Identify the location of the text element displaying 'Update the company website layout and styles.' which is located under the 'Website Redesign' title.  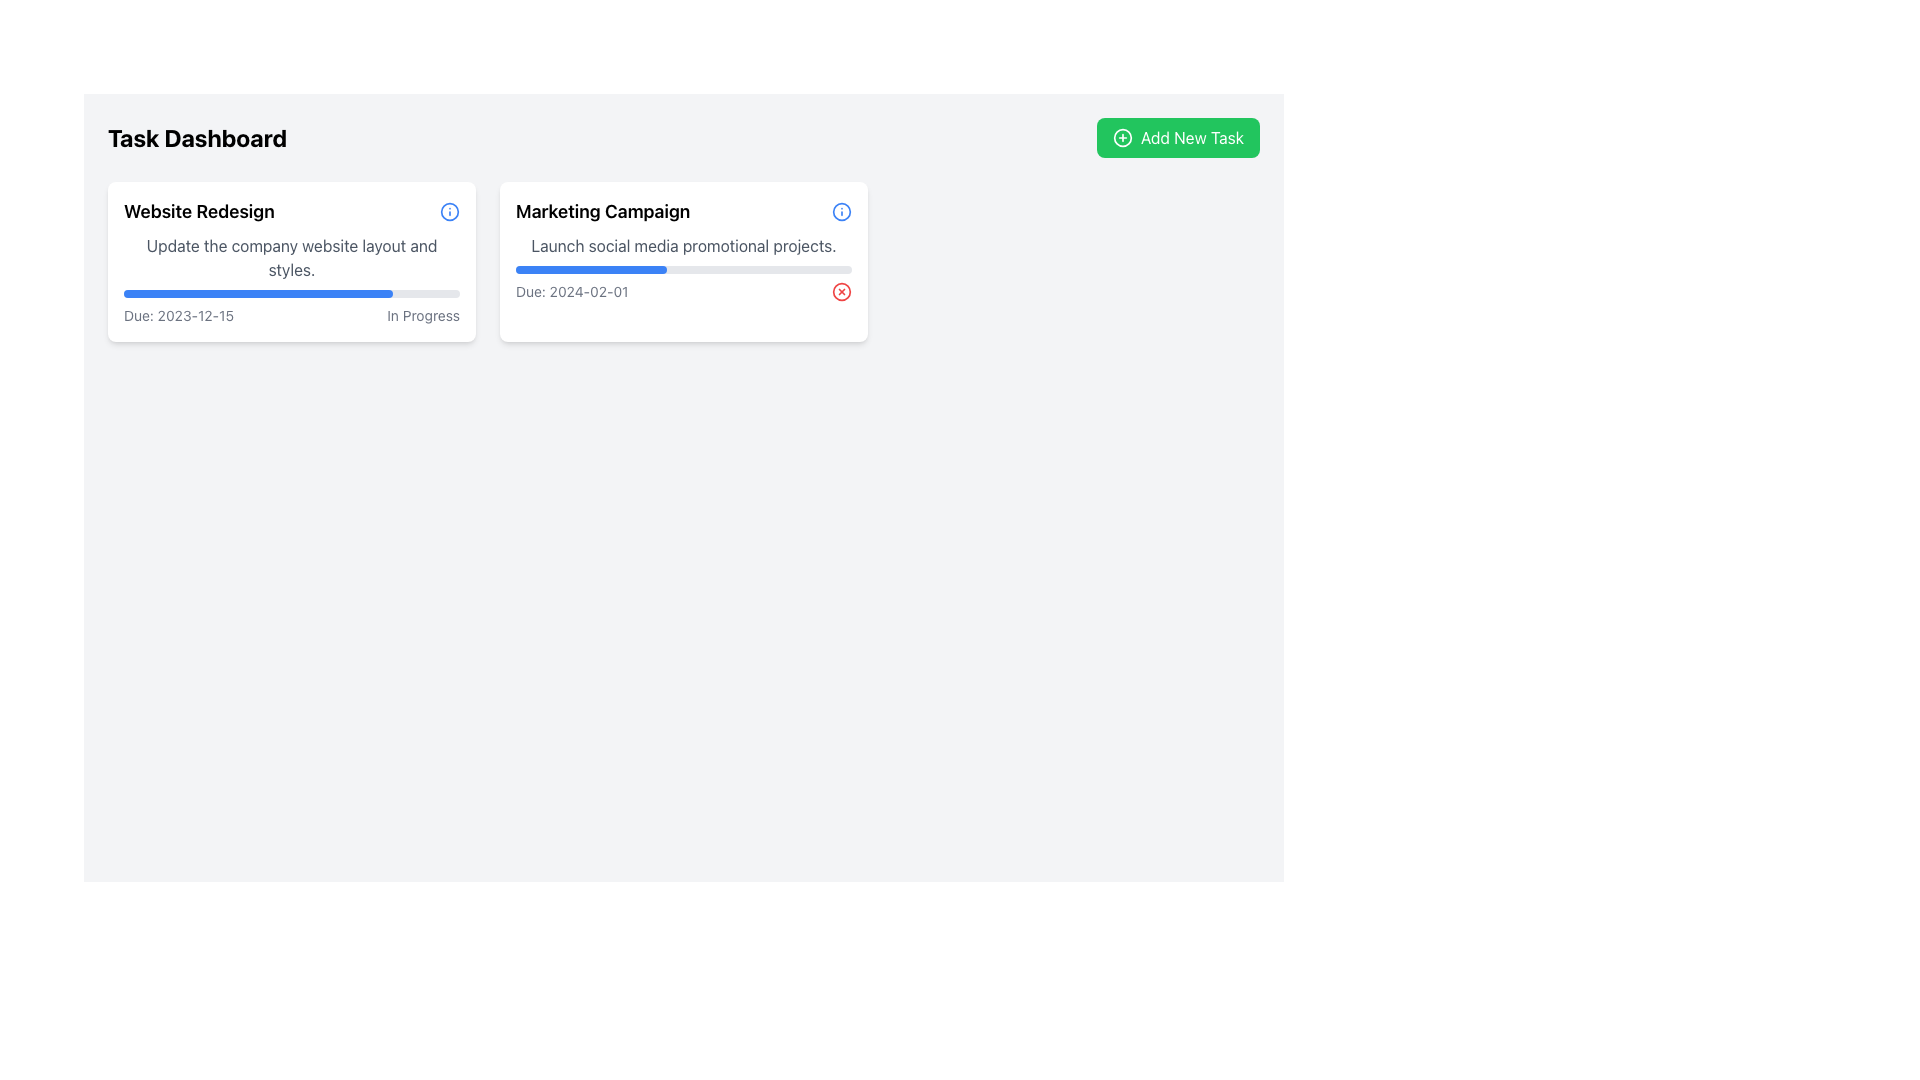
(291, 257).